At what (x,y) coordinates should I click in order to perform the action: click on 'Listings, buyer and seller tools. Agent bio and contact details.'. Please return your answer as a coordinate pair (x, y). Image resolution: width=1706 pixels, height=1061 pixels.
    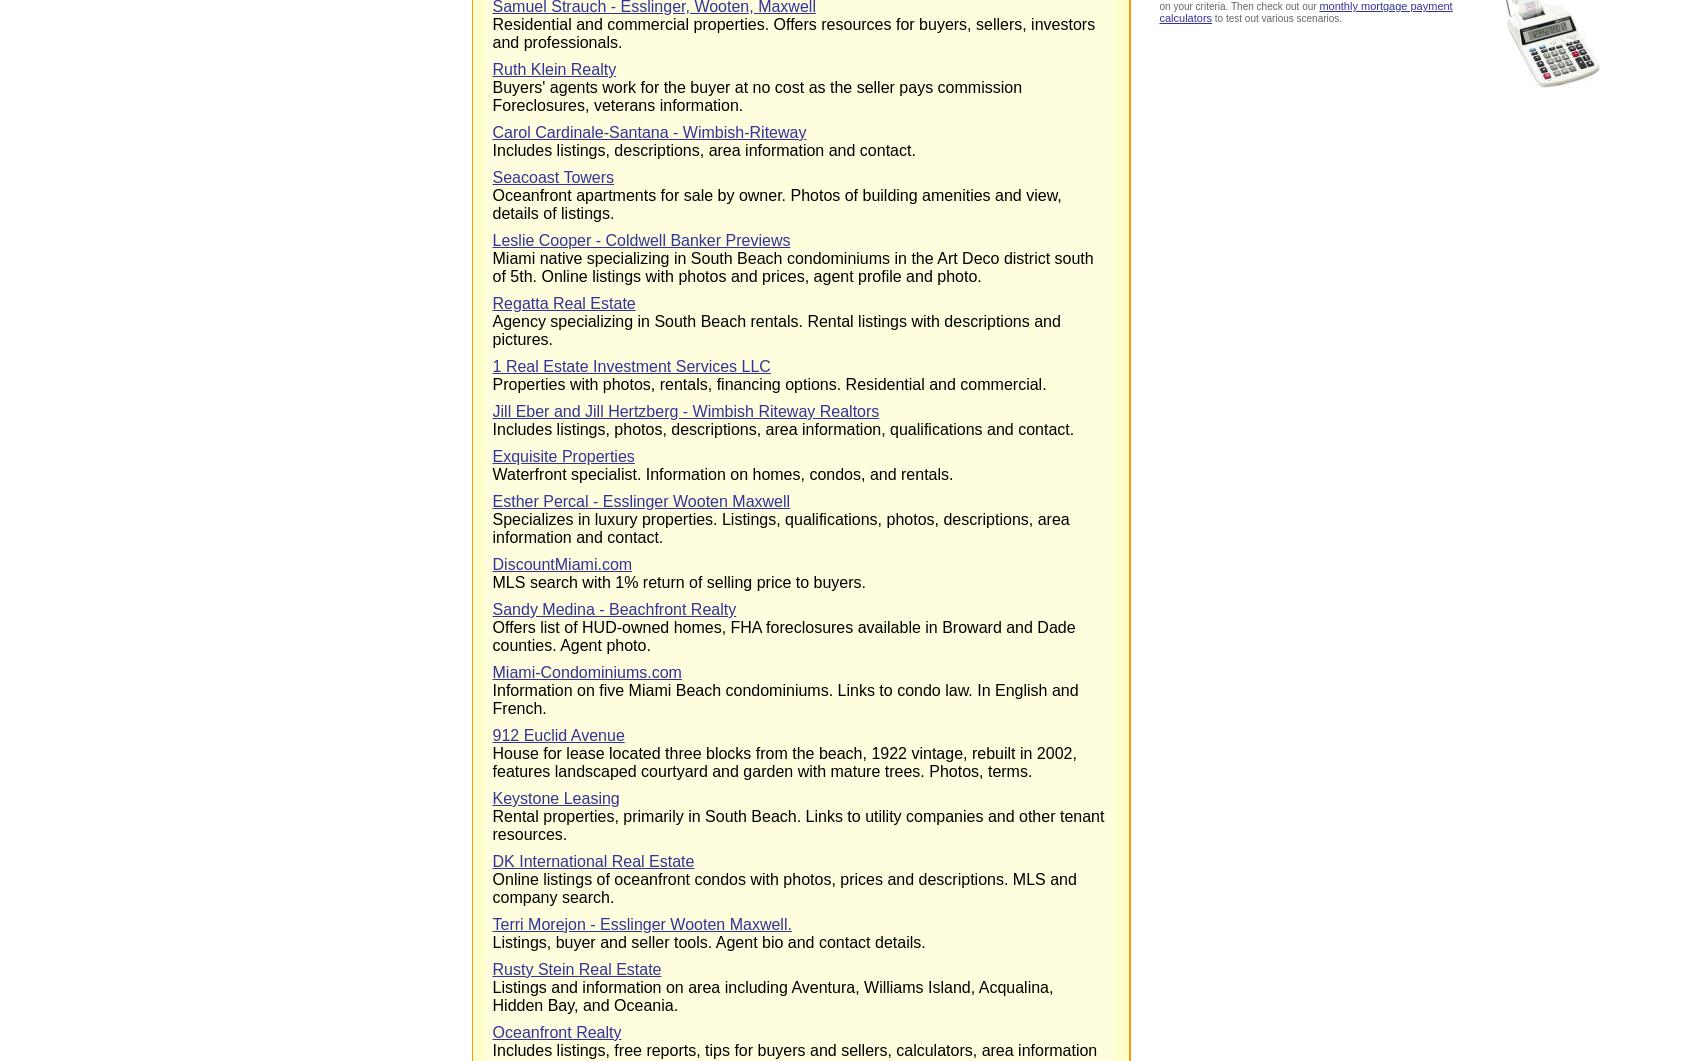
    Looking at the image, I should click on (707, 941).